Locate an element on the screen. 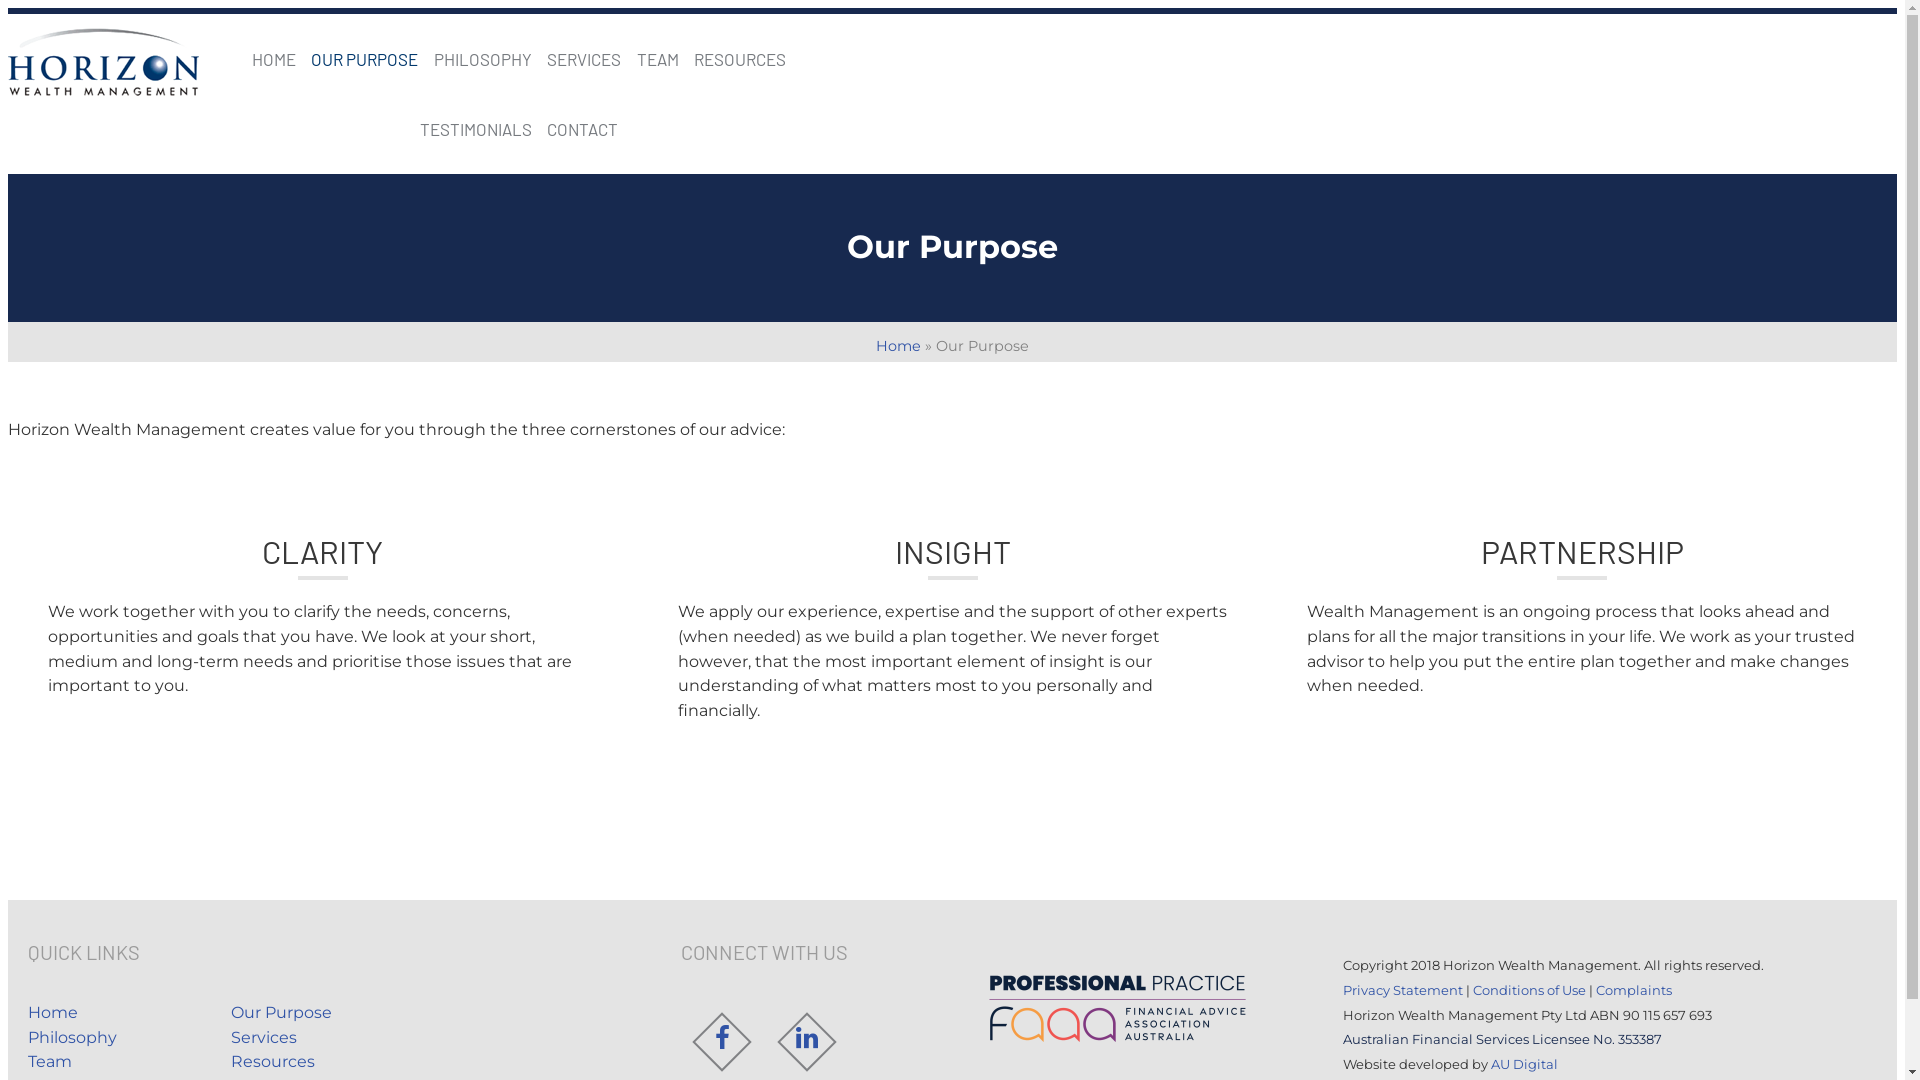 The image size is (1920, 1080). 'Philosophy' is located at coordinates (28, 1036).